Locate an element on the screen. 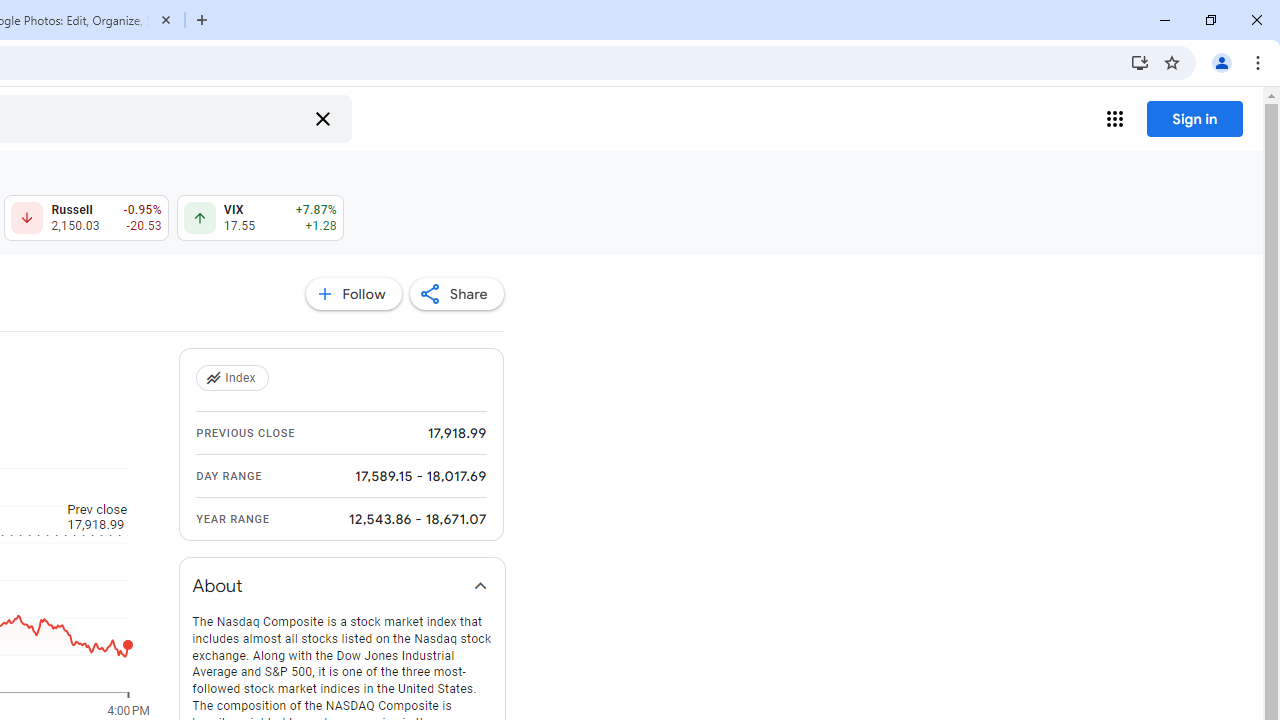  'Clear search' is located at coordinates (322, 118).